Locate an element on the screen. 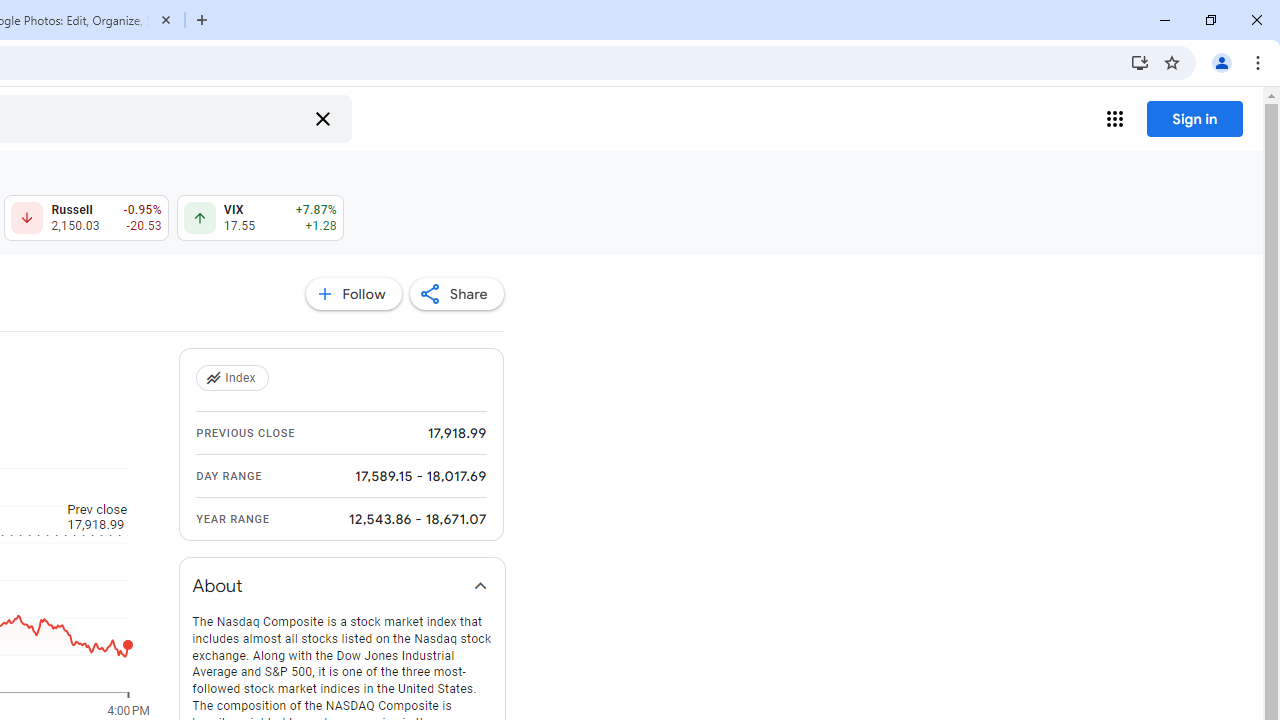  'Clear search' is located at coordinates (322, 118).